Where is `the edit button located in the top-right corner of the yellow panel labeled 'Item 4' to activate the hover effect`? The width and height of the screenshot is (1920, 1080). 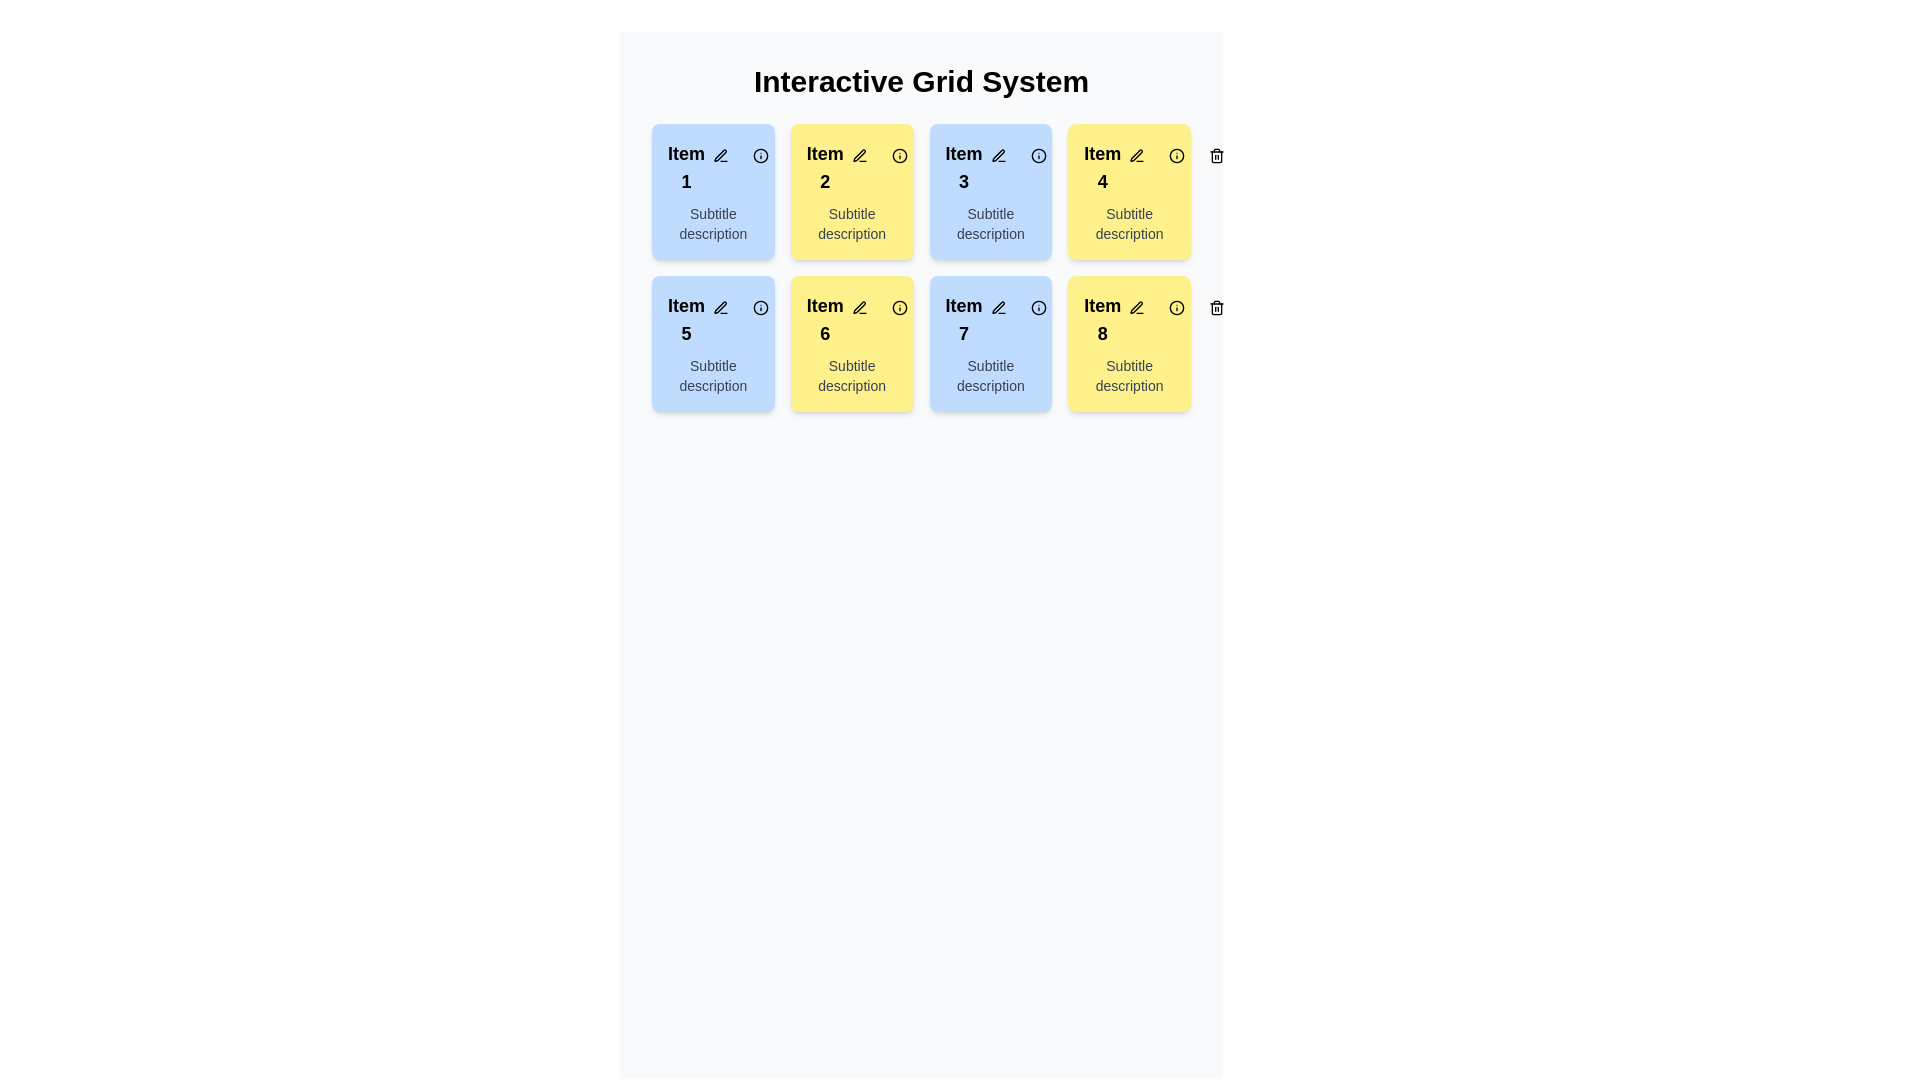 the edit button located in the top-right corner of the yellow panel labeled 'Item 4' to activate the hover effect is located at coordinates (1137, 154).